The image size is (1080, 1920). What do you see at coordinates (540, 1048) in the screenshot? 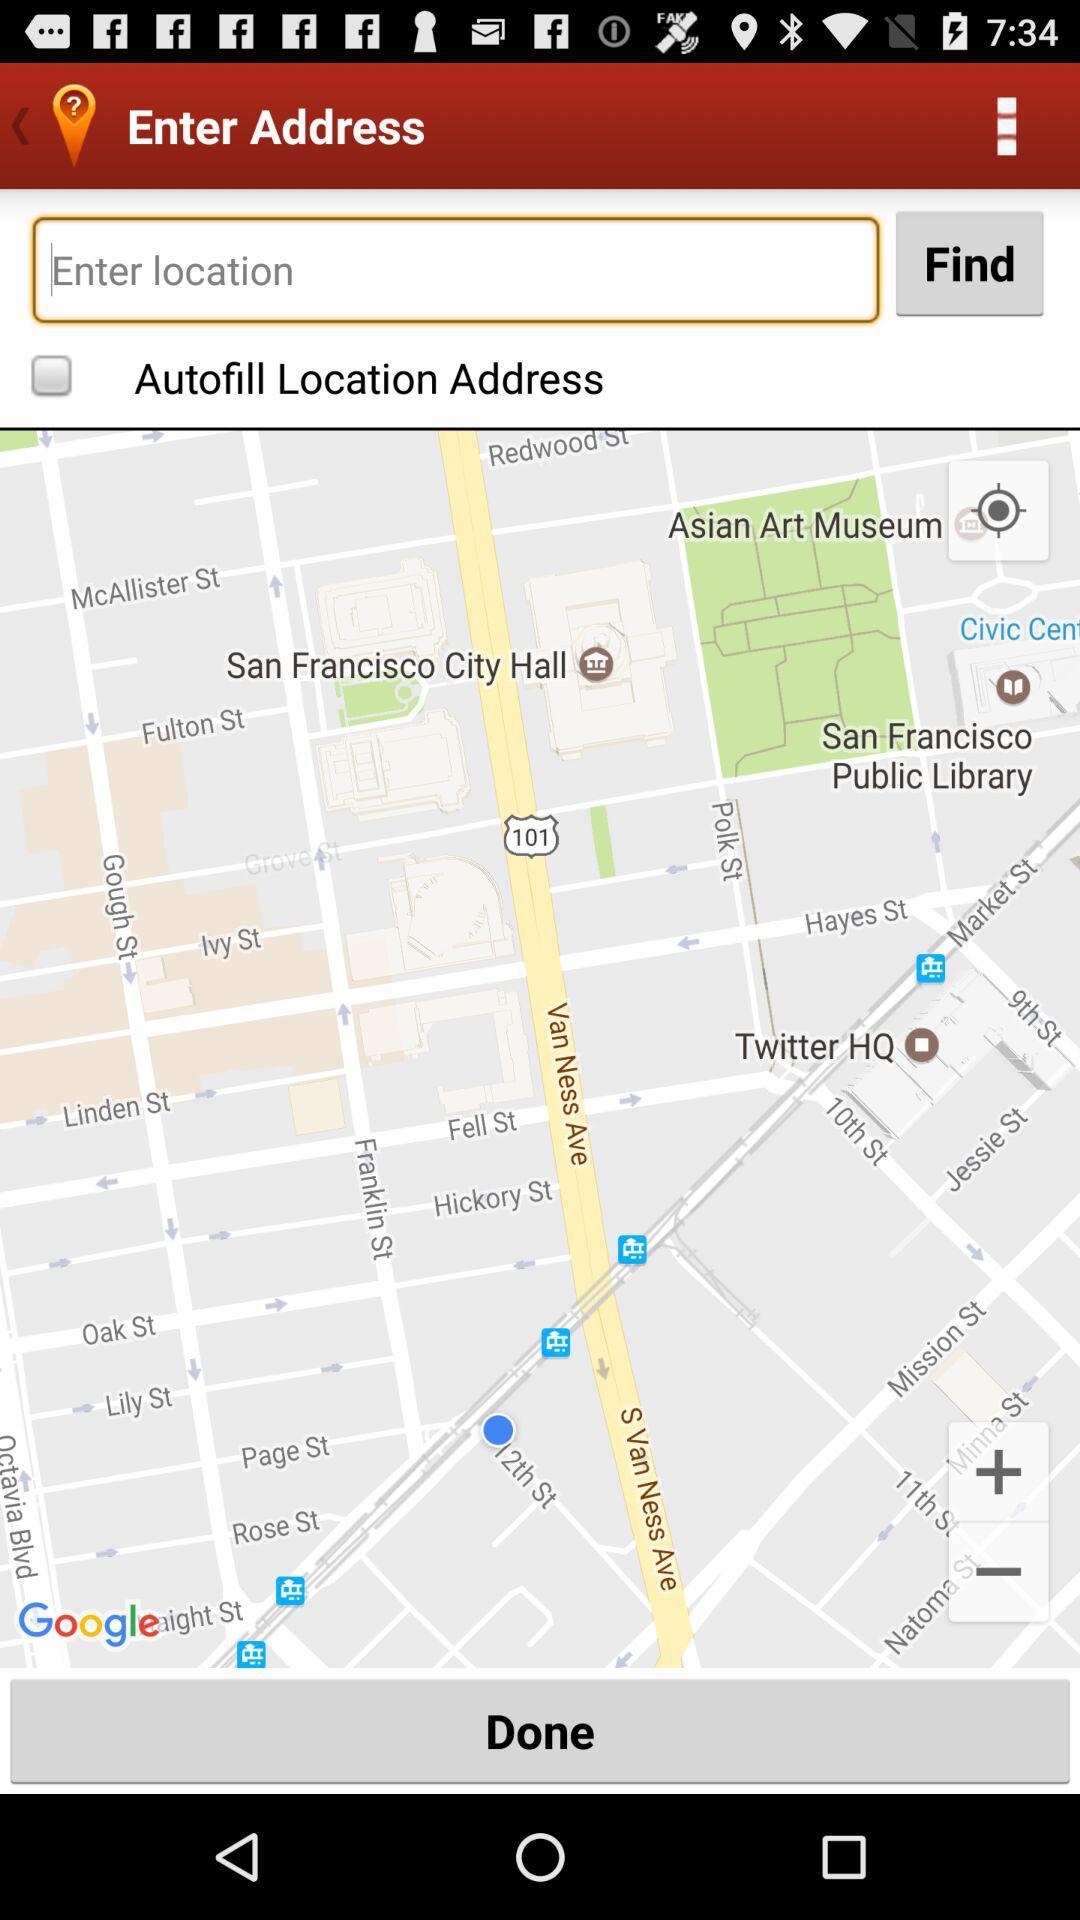
I see `icon above the done button` at bounding box center [540, 1048].